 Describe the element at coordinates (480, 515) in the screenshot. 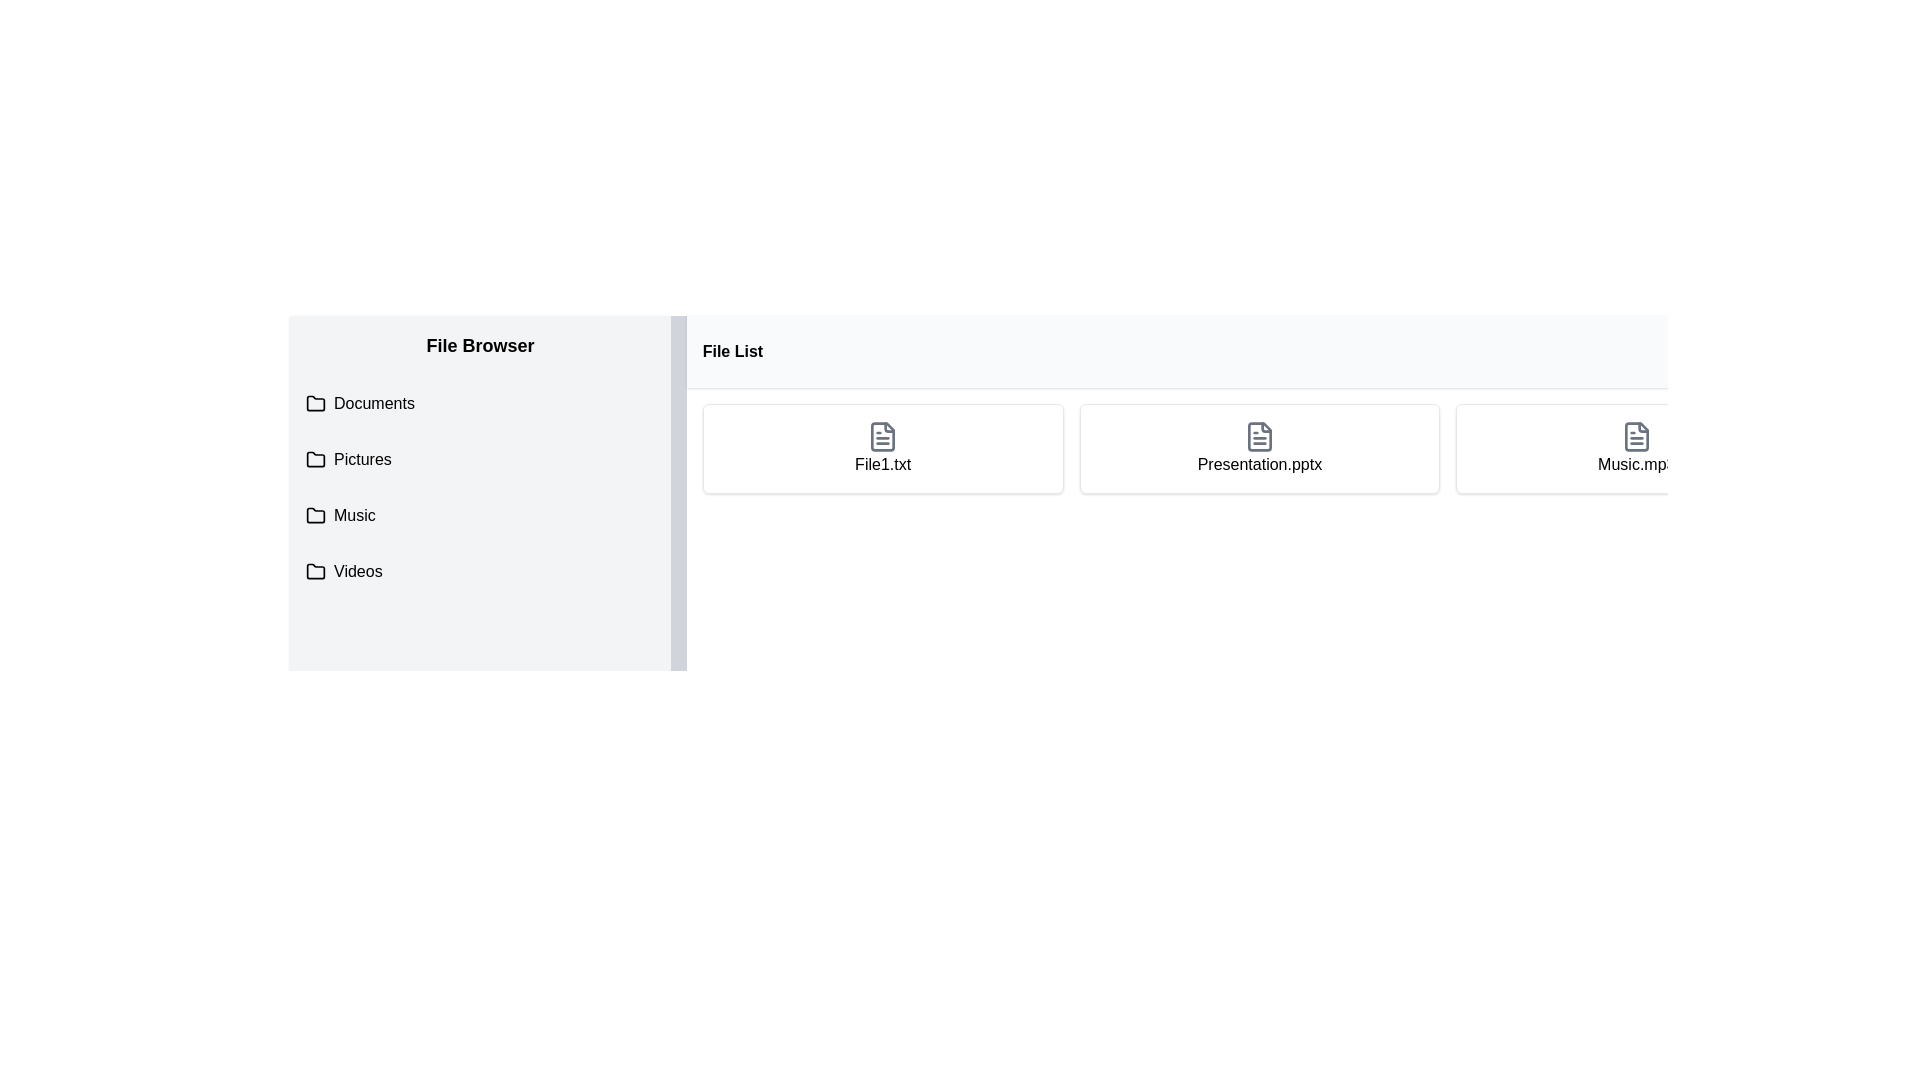

I see `the third list item in the 'File Browser' sidebar menu, which links to the 'Music' directory` at that location.